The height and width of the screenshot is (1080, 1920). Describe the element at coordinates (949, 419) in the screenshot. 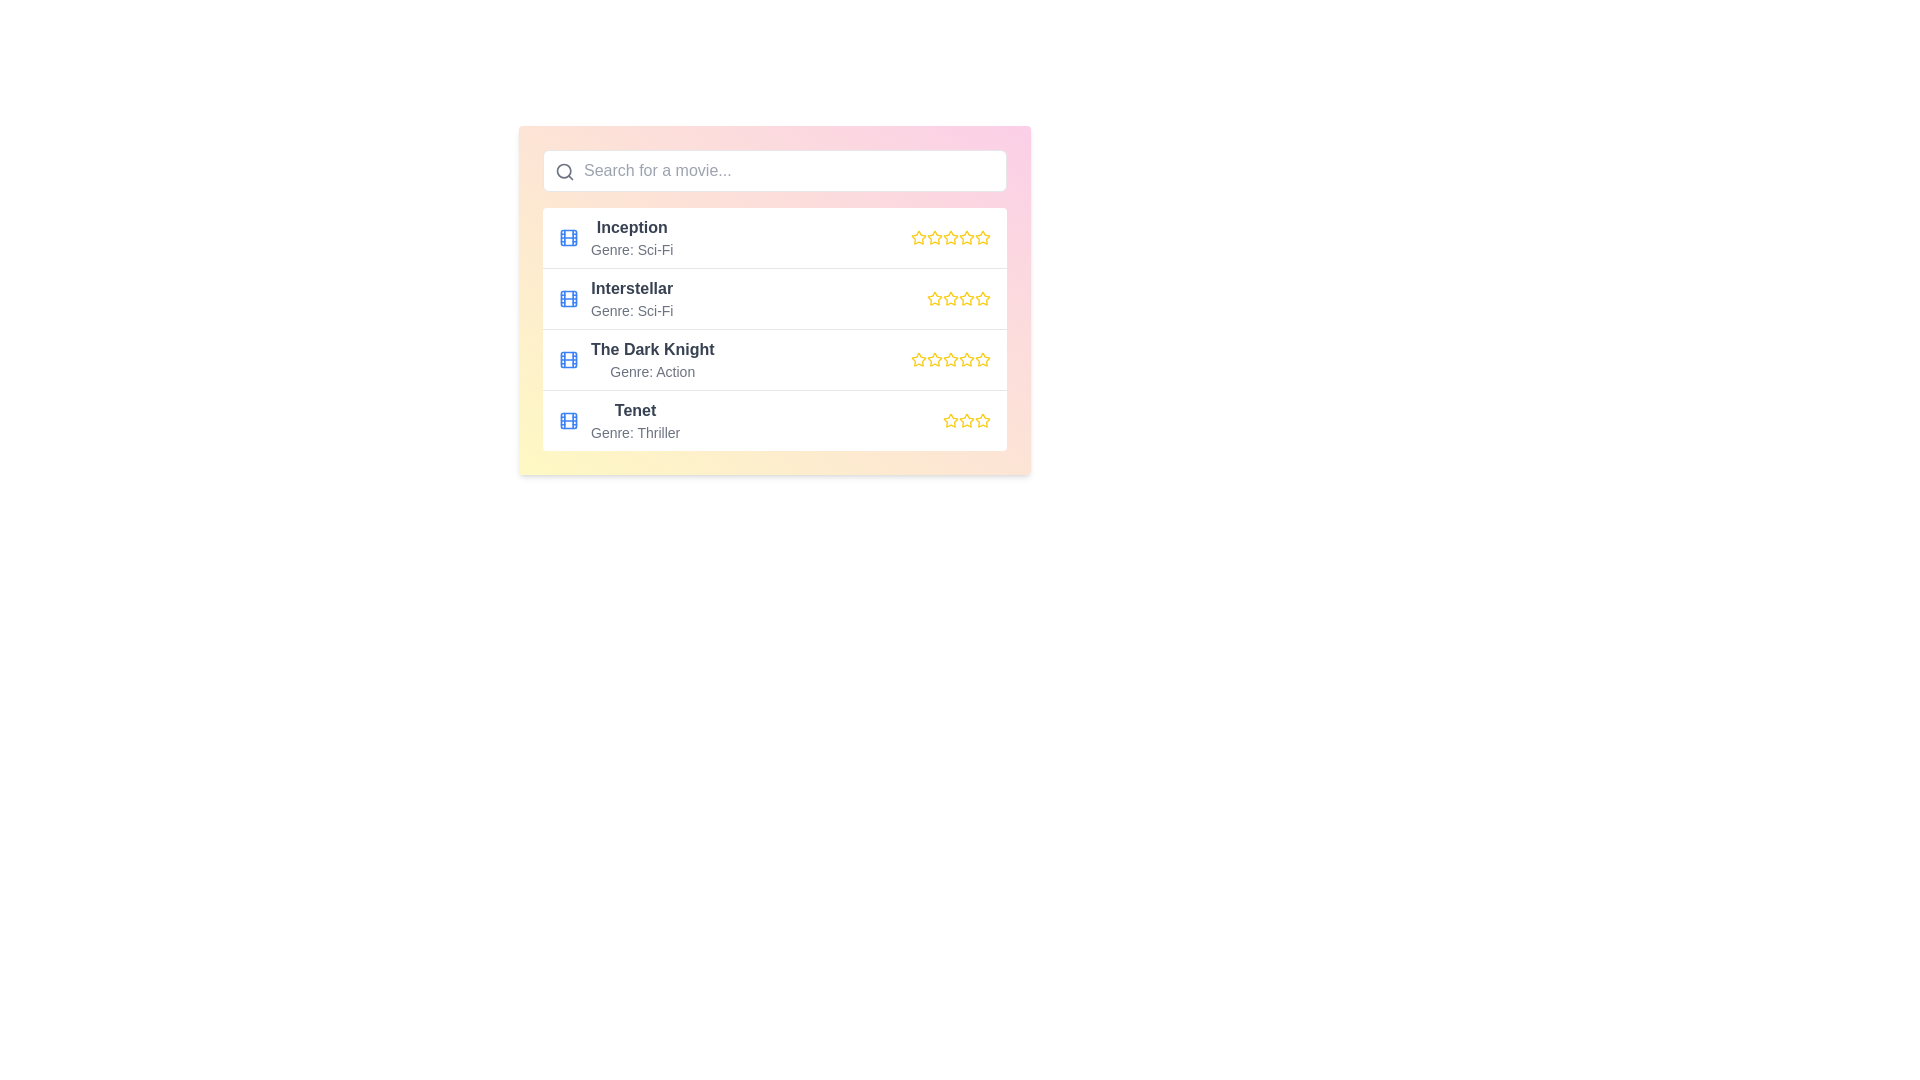

I see `the rating star icon located` at that location.